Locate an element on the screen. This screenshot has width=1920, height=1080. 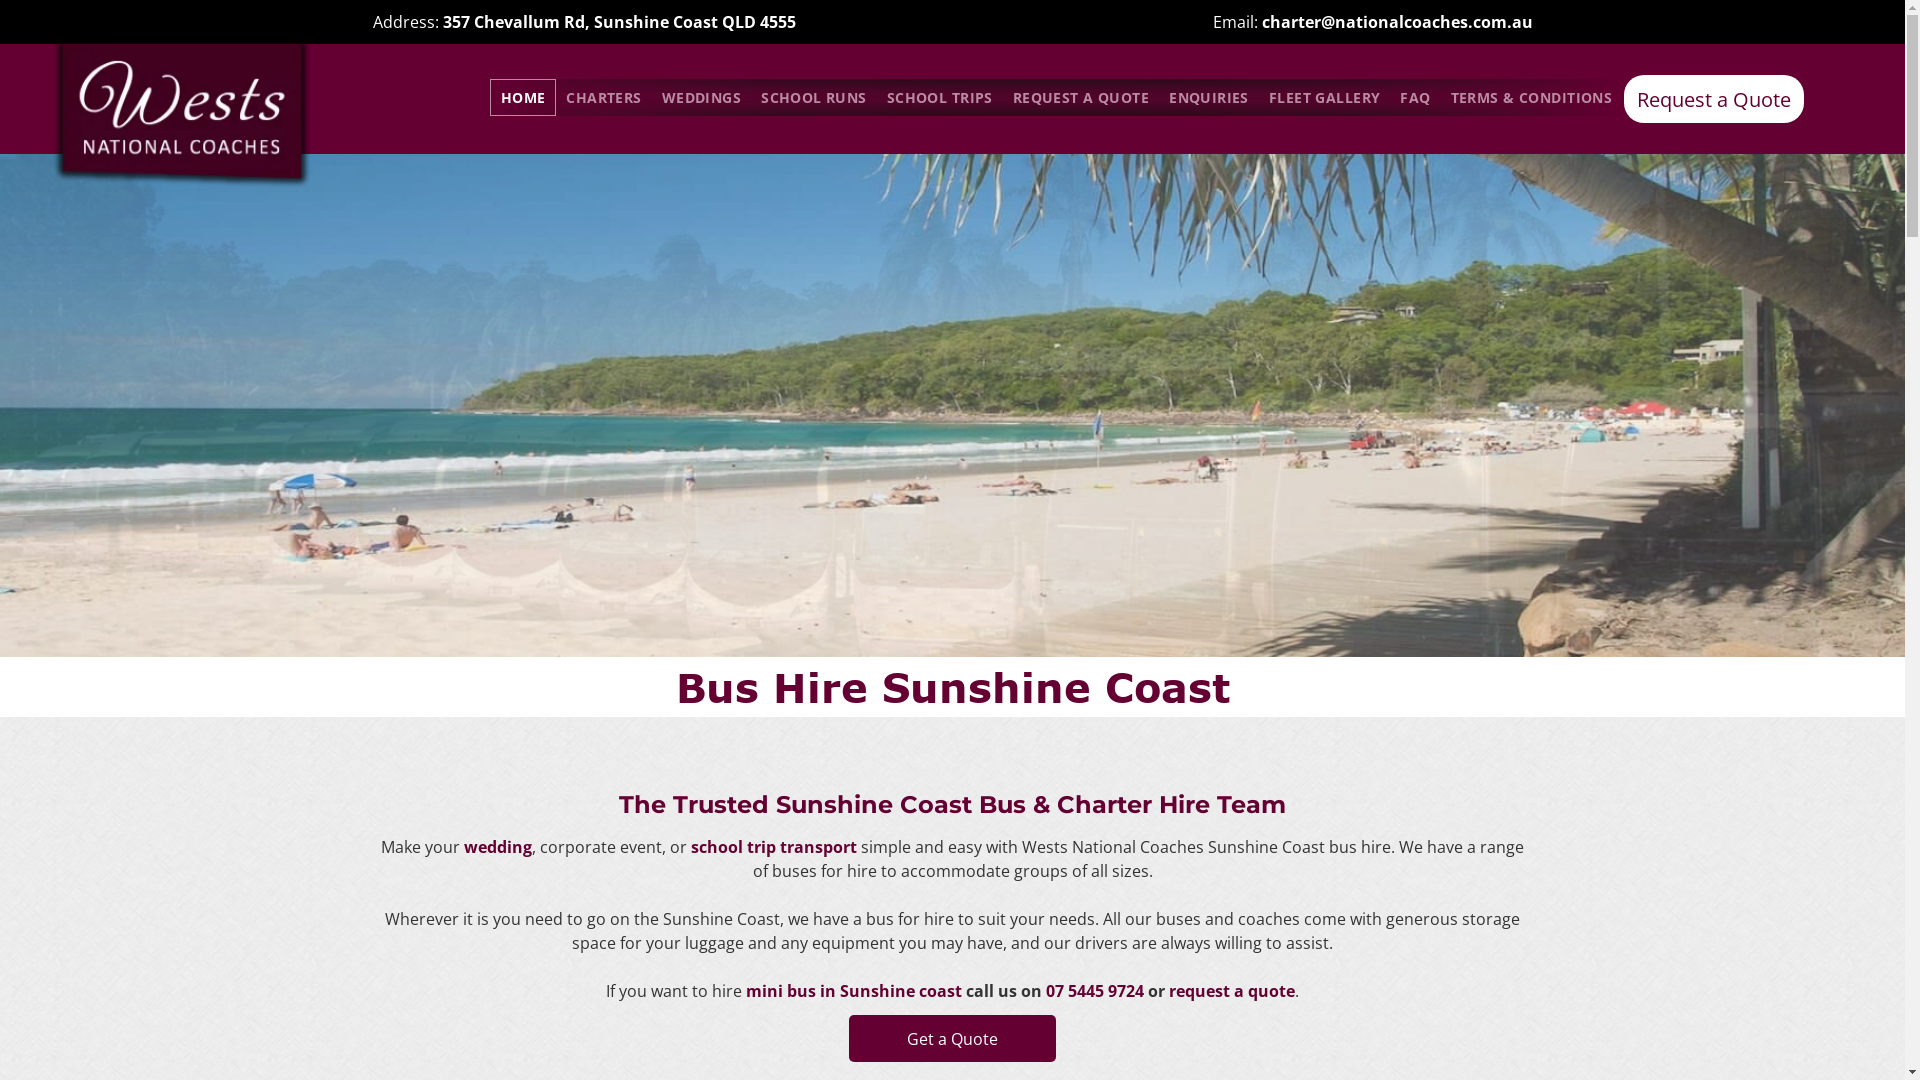
'CHARTERS' is located at coordinates (602, 97).